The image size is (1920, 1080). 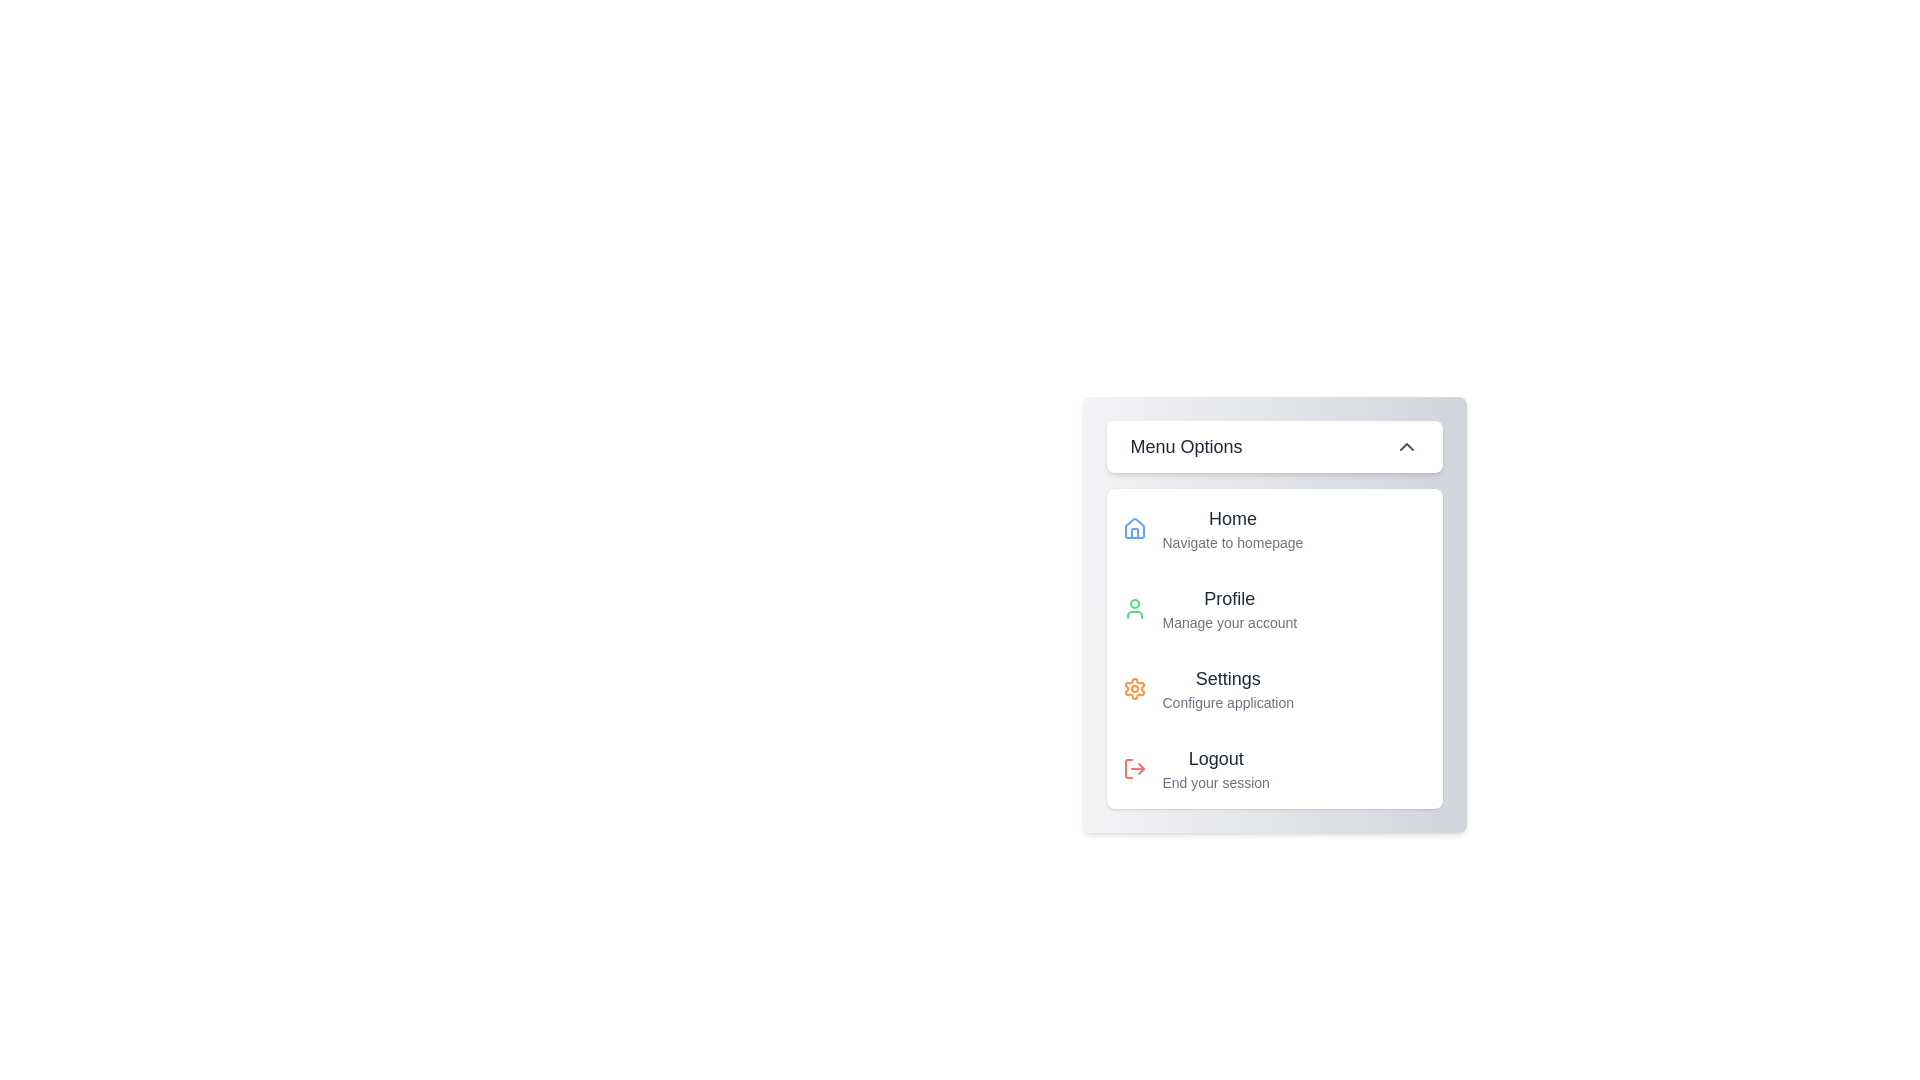 What do you see at coordinates (1273, 688) in the screenshot?
I see `the 'Settings' menu item, which features an orange cogwheel icon and bold dark gray text` at bounding box center [1273, 688].